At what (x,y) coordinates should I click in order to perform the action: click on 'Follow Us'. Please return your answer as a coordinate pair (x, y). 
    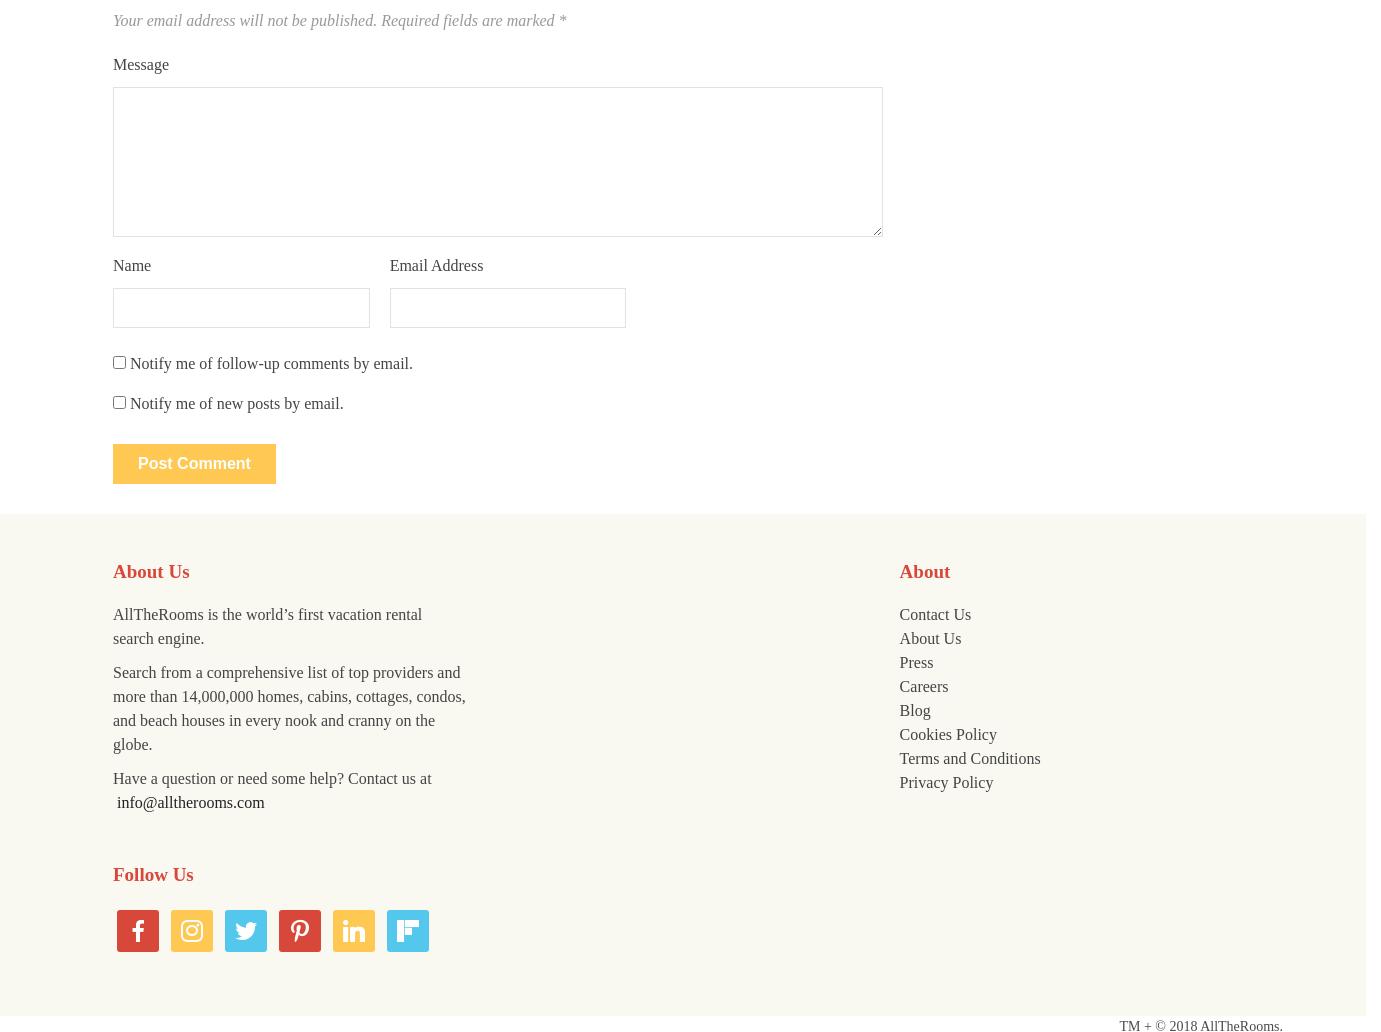
    Looking at the image, I should click on (153, 874).